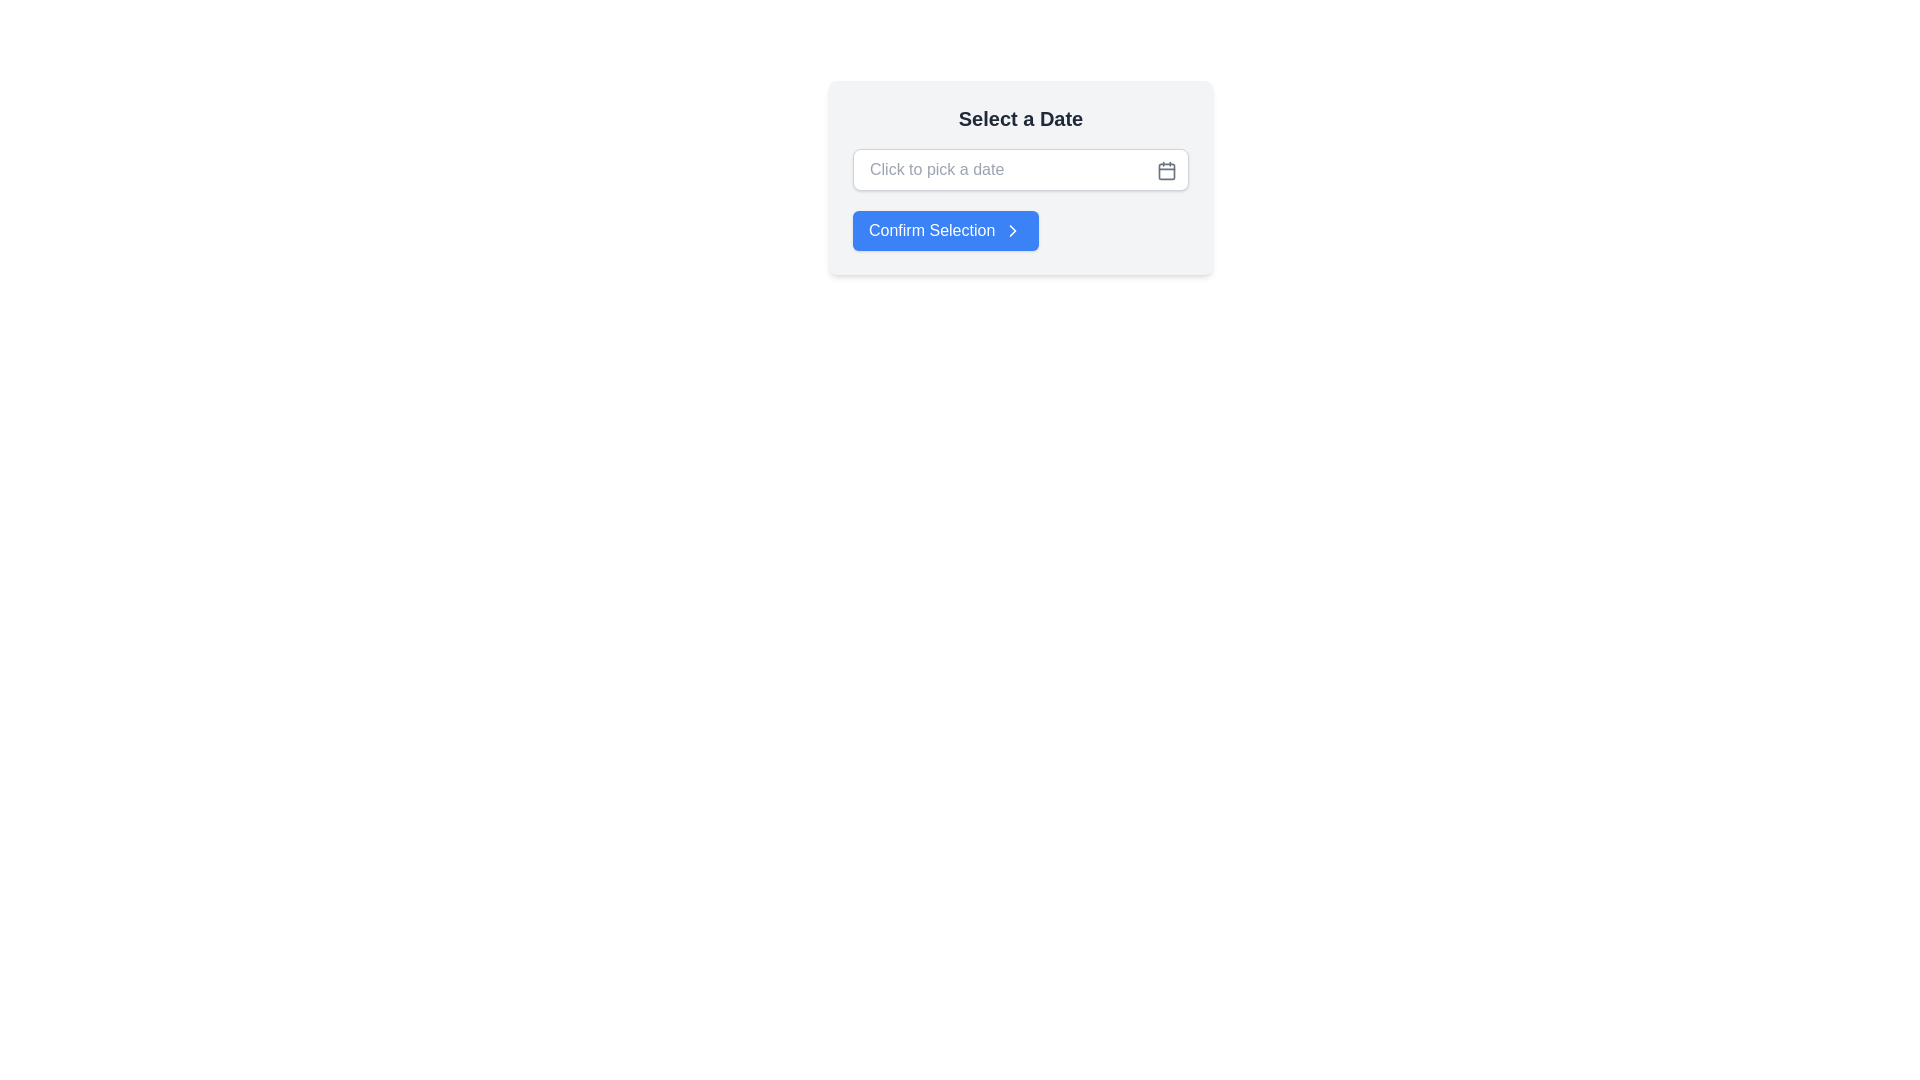 The width and height of the screenshot is (1920, 1080). I want to click on the confirmation button located at the lower center of the modal box, directly below the text 'Click to pick a date', to confirm the selection, so click(1021, 230).